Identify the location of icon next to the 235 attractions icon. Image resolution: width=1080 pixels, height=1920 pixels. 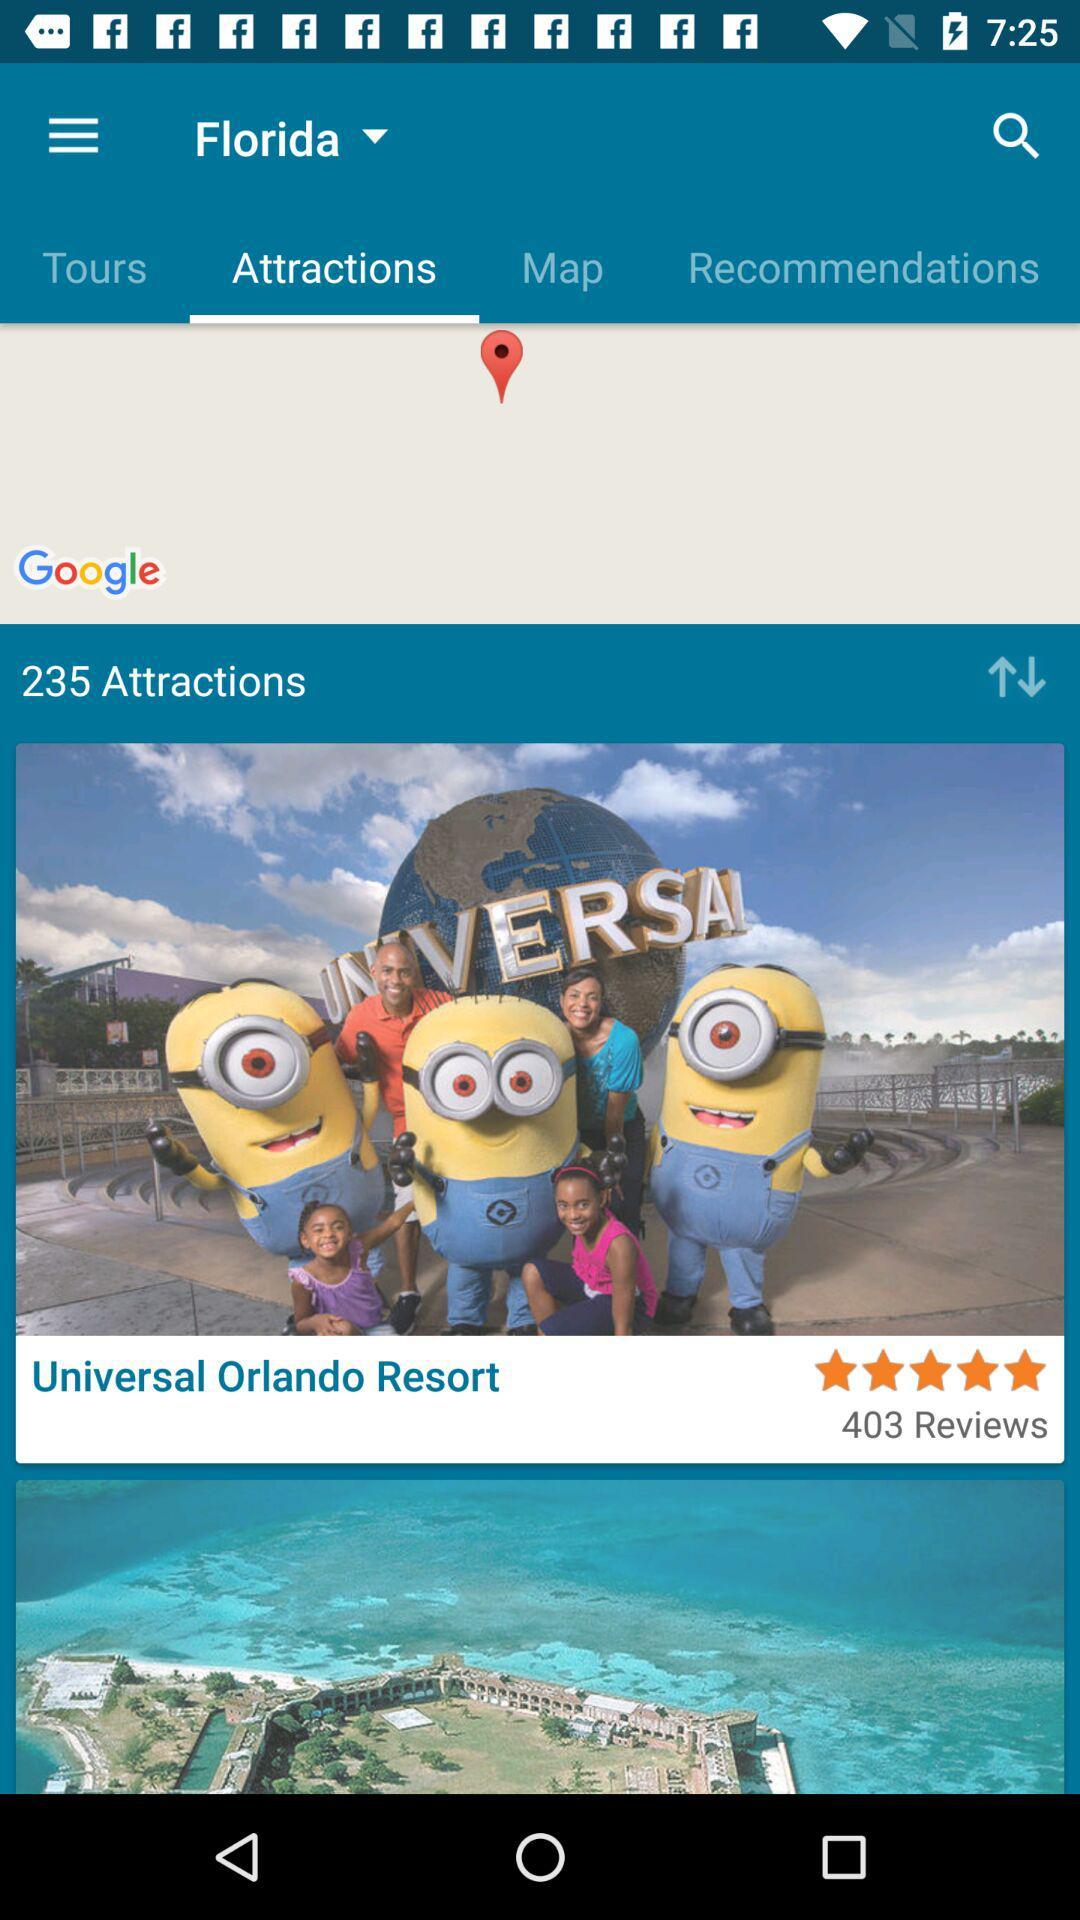
(1011, 679).